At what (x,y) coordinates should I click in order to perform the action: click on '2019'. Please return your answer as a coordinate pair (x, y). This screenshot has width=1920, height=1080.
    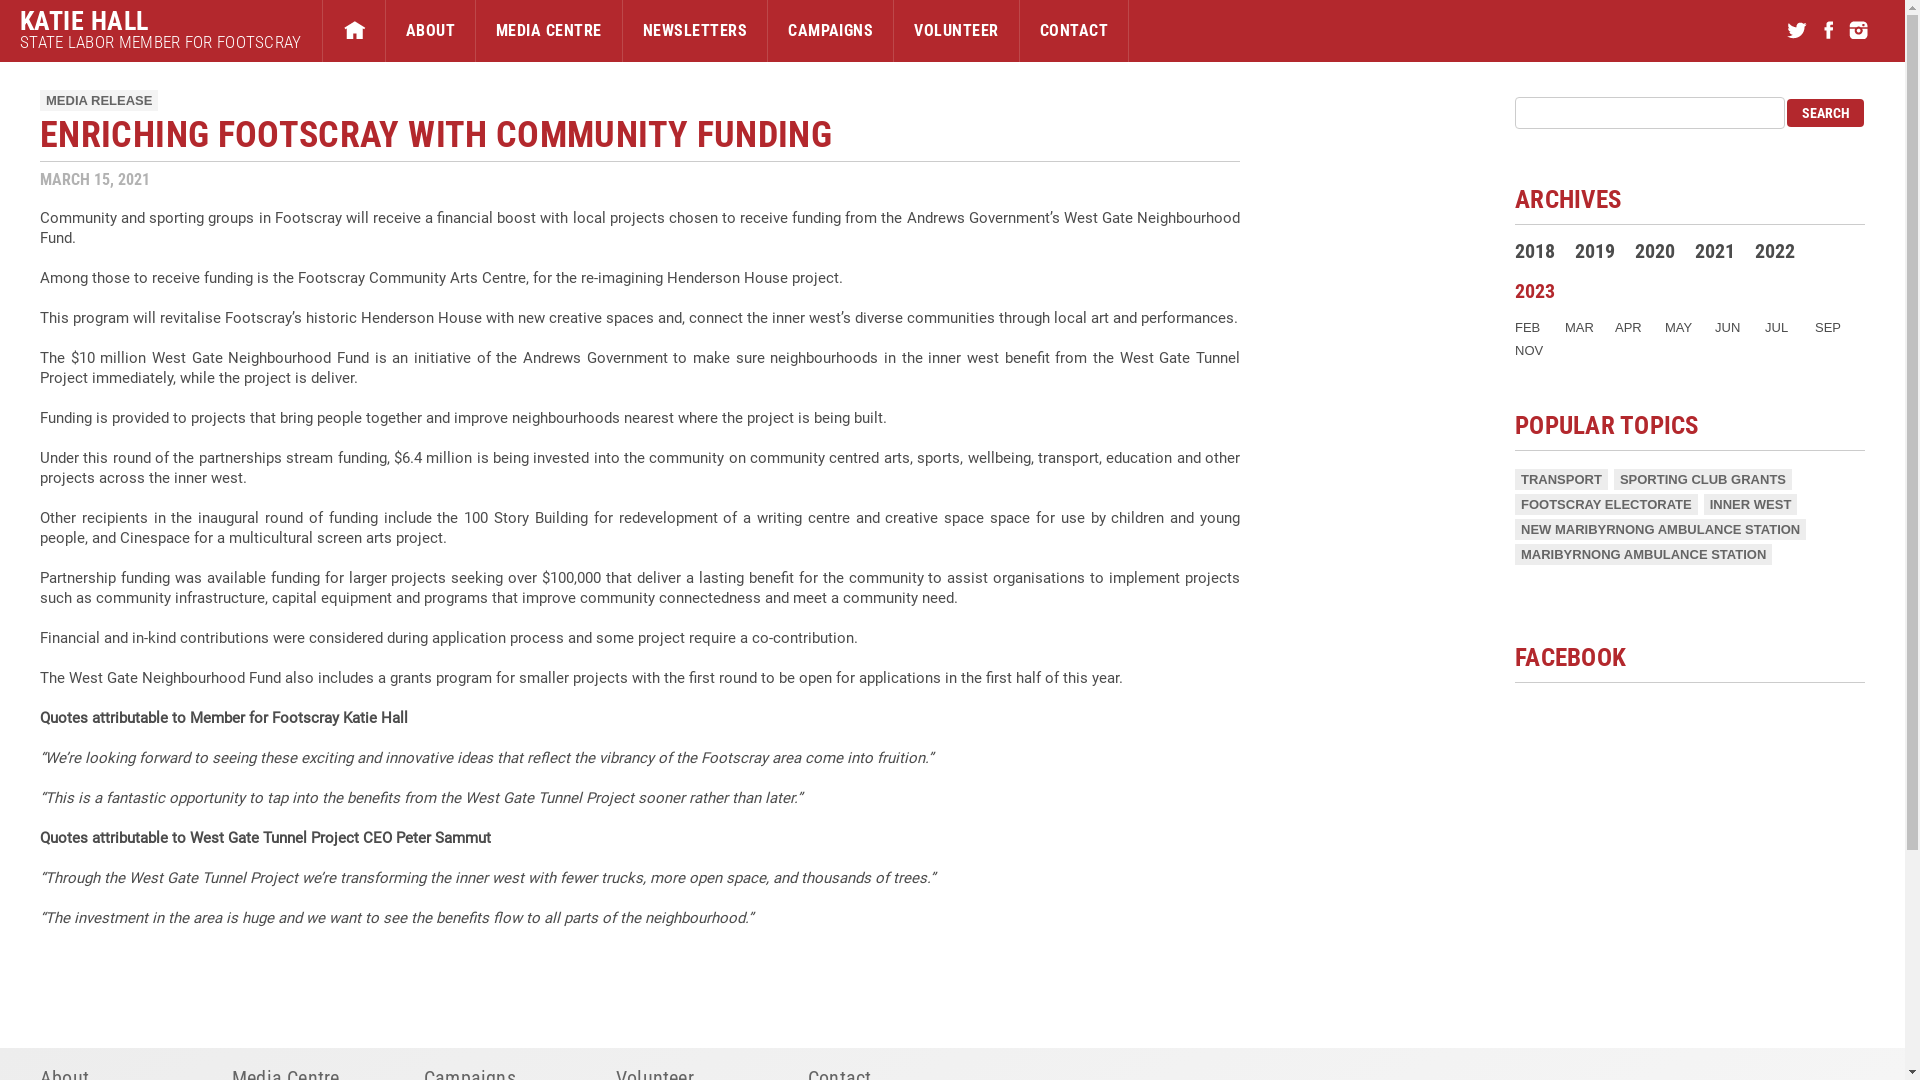
    Looking at the image, I should click on (1593, 249).